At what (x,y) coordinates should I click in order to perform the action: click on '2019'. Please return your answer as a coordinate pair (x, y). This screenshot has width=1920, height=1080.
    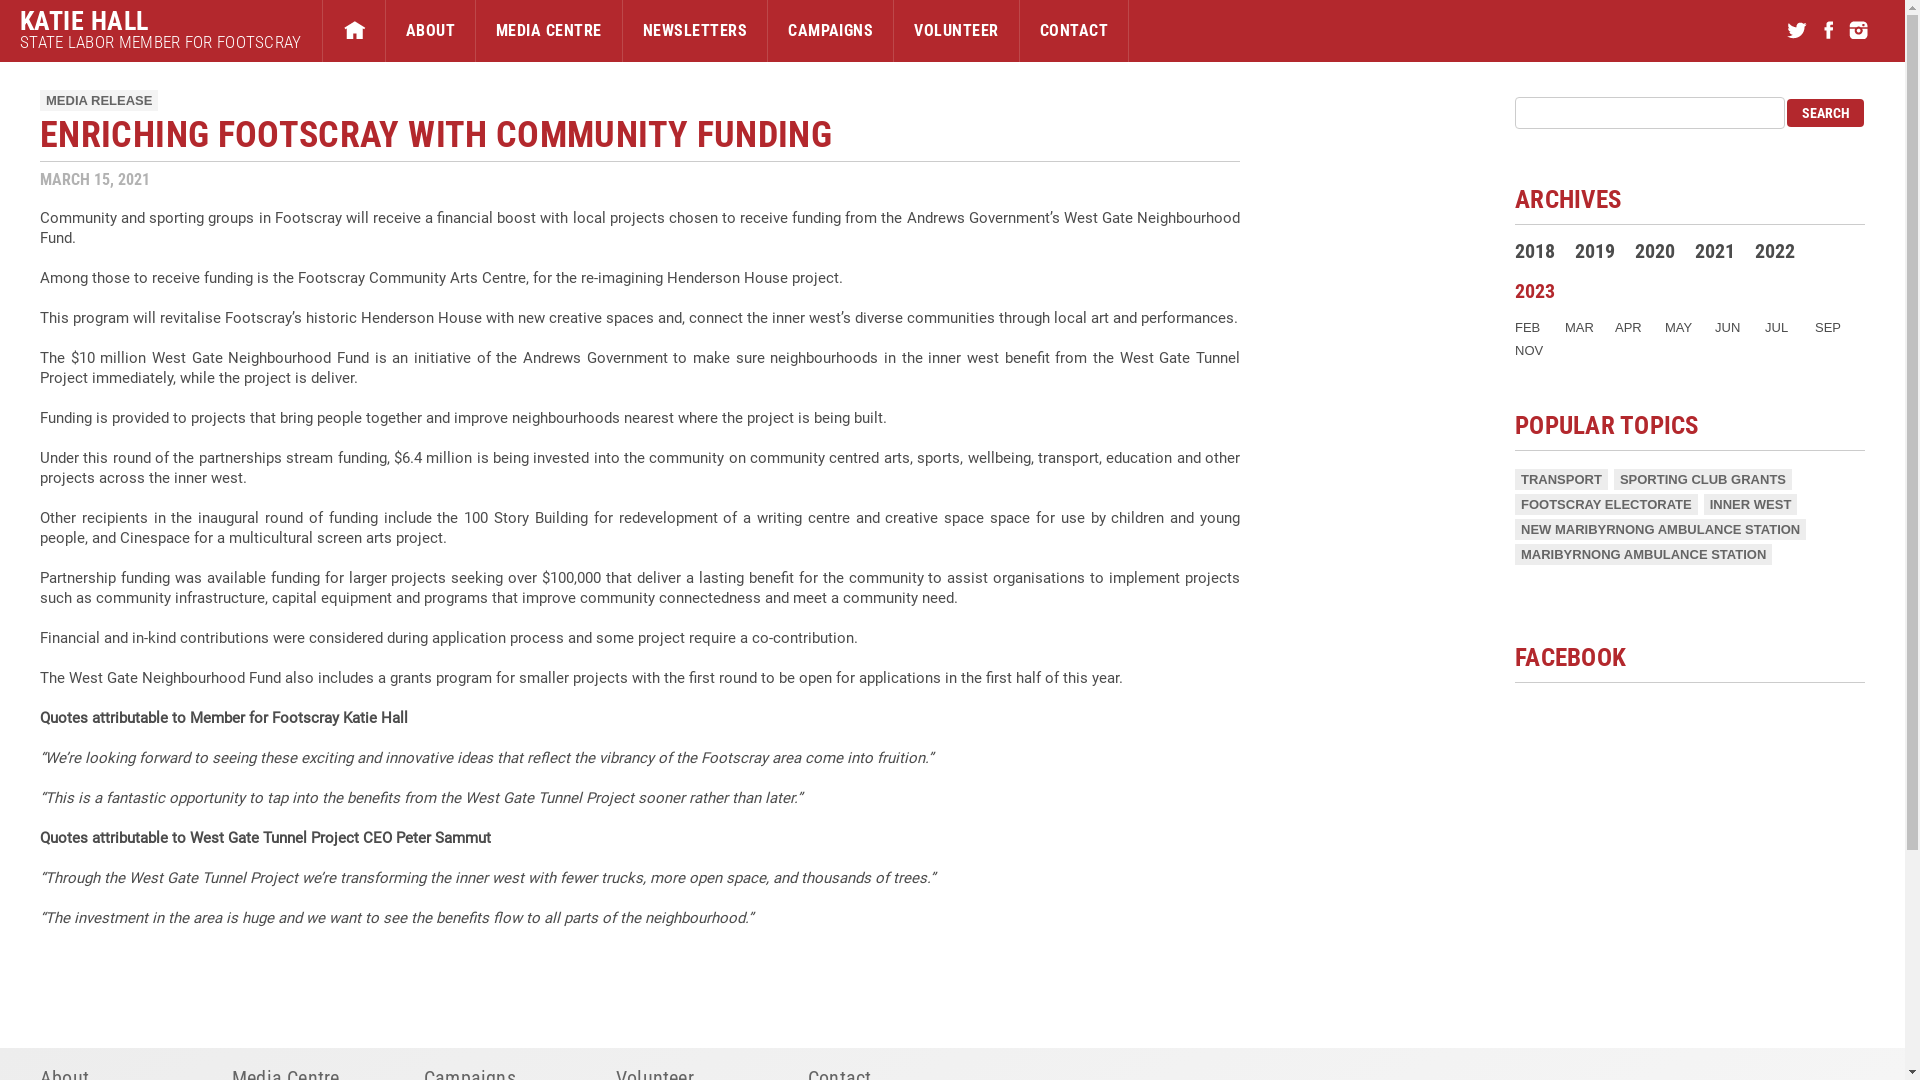
    Looking at the image, I should click on (1593, 249).